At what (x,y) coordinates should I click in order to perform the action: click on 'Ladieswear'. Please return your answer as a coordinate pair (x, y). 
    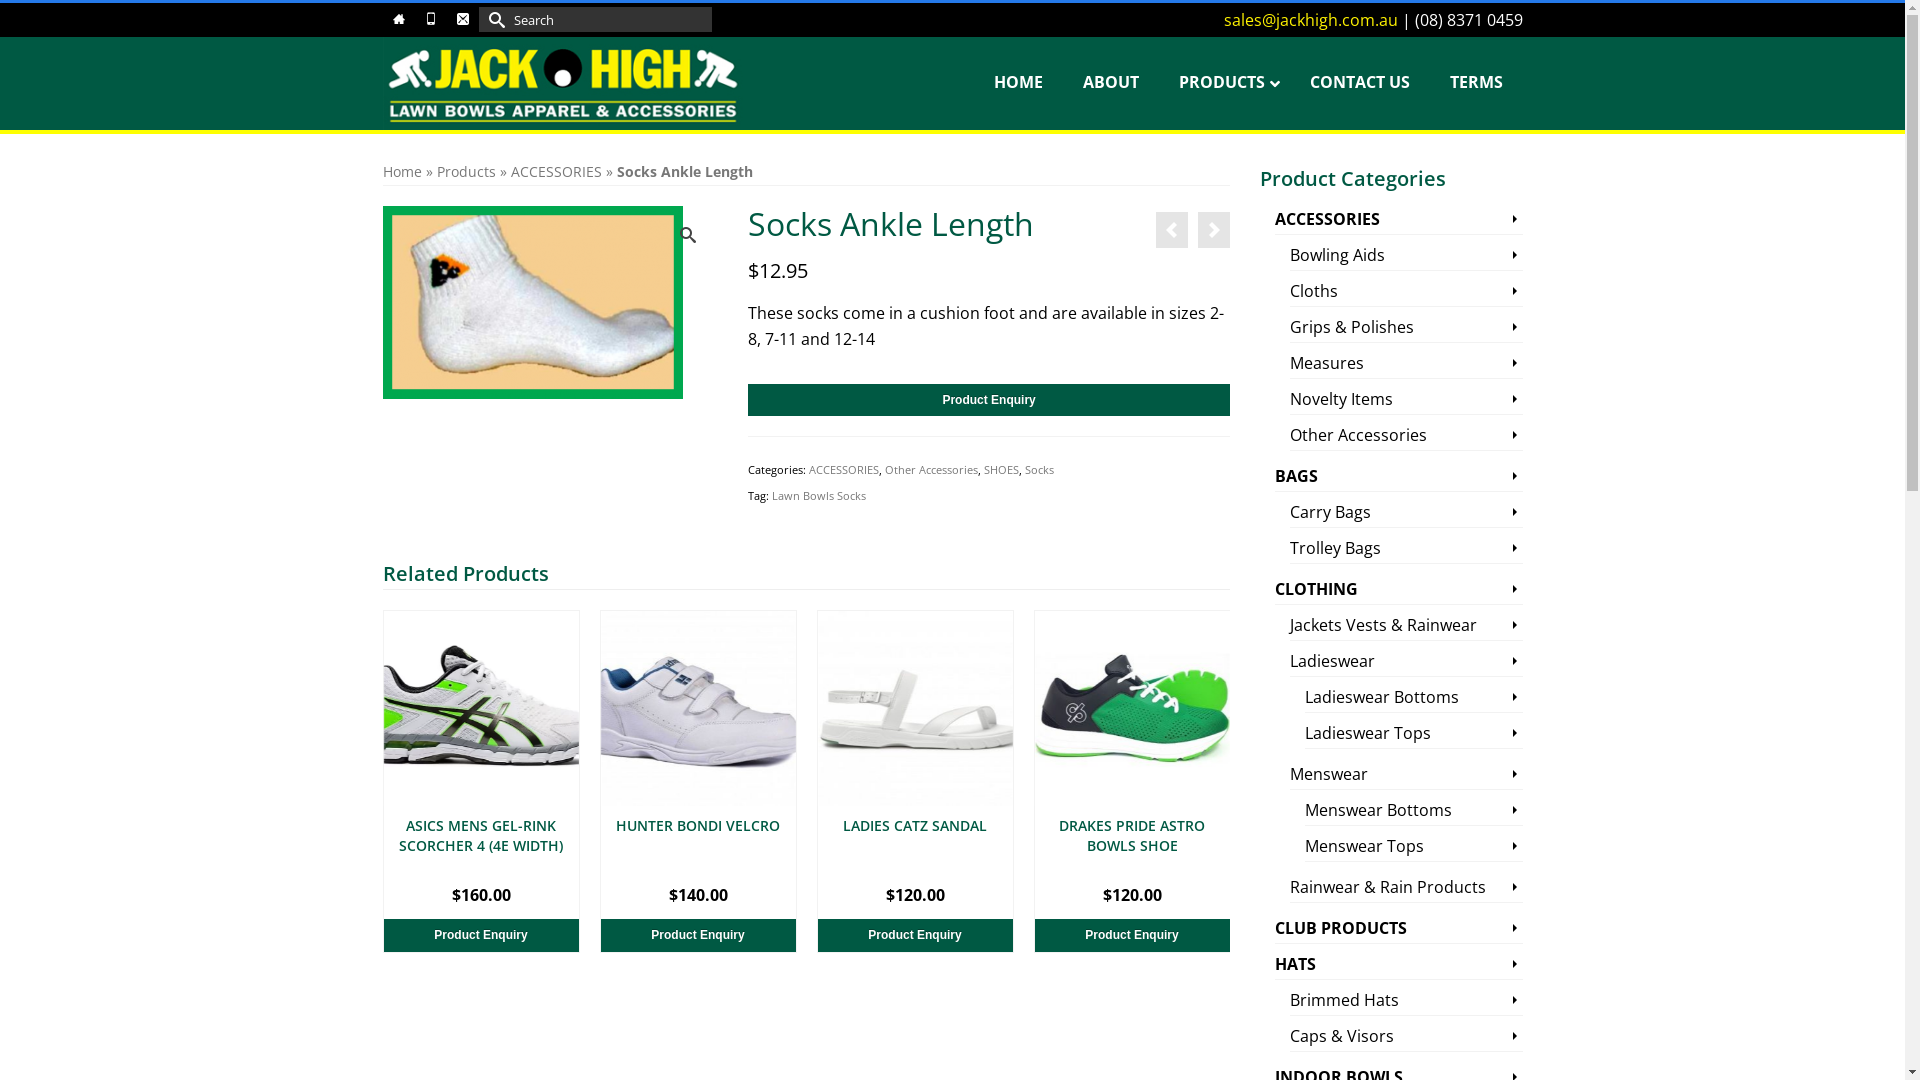
    Looking at the image, I should click on (1405, 661).